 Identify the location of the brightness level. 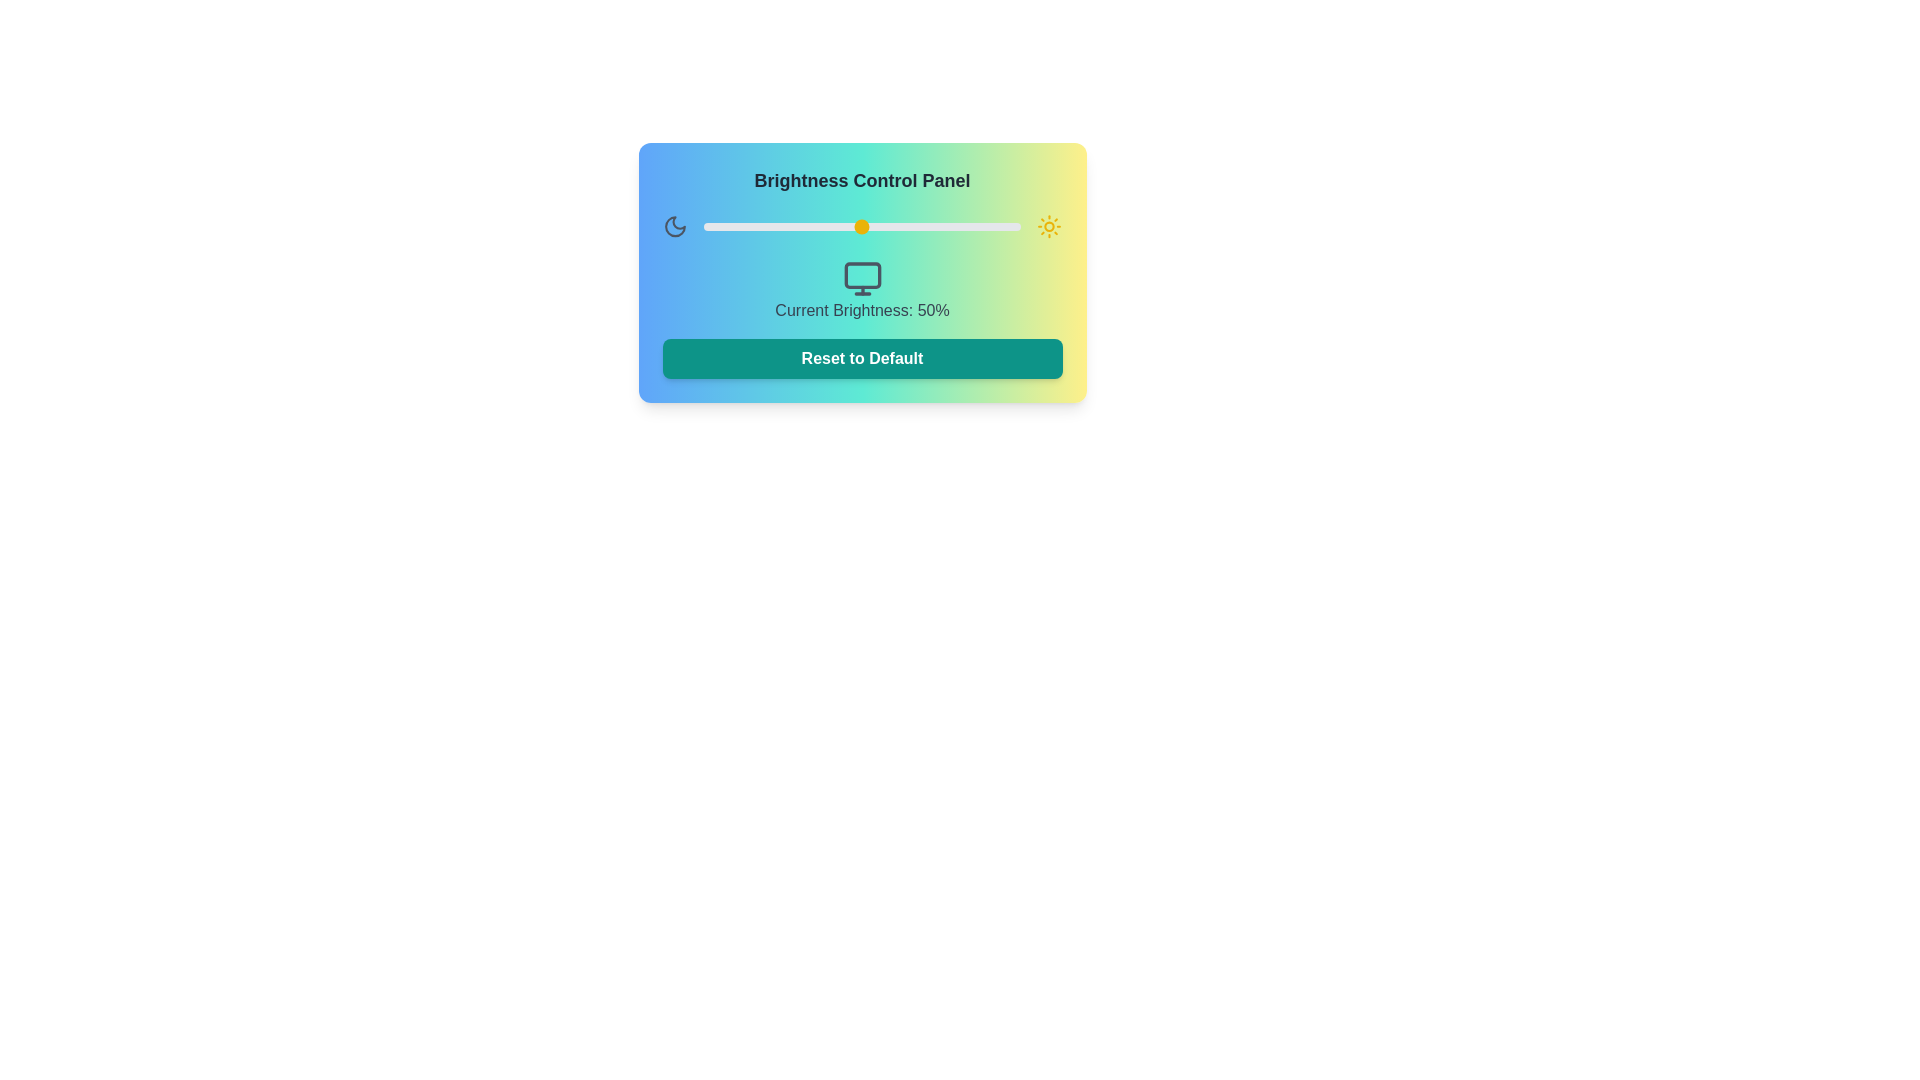
(1008, 226).